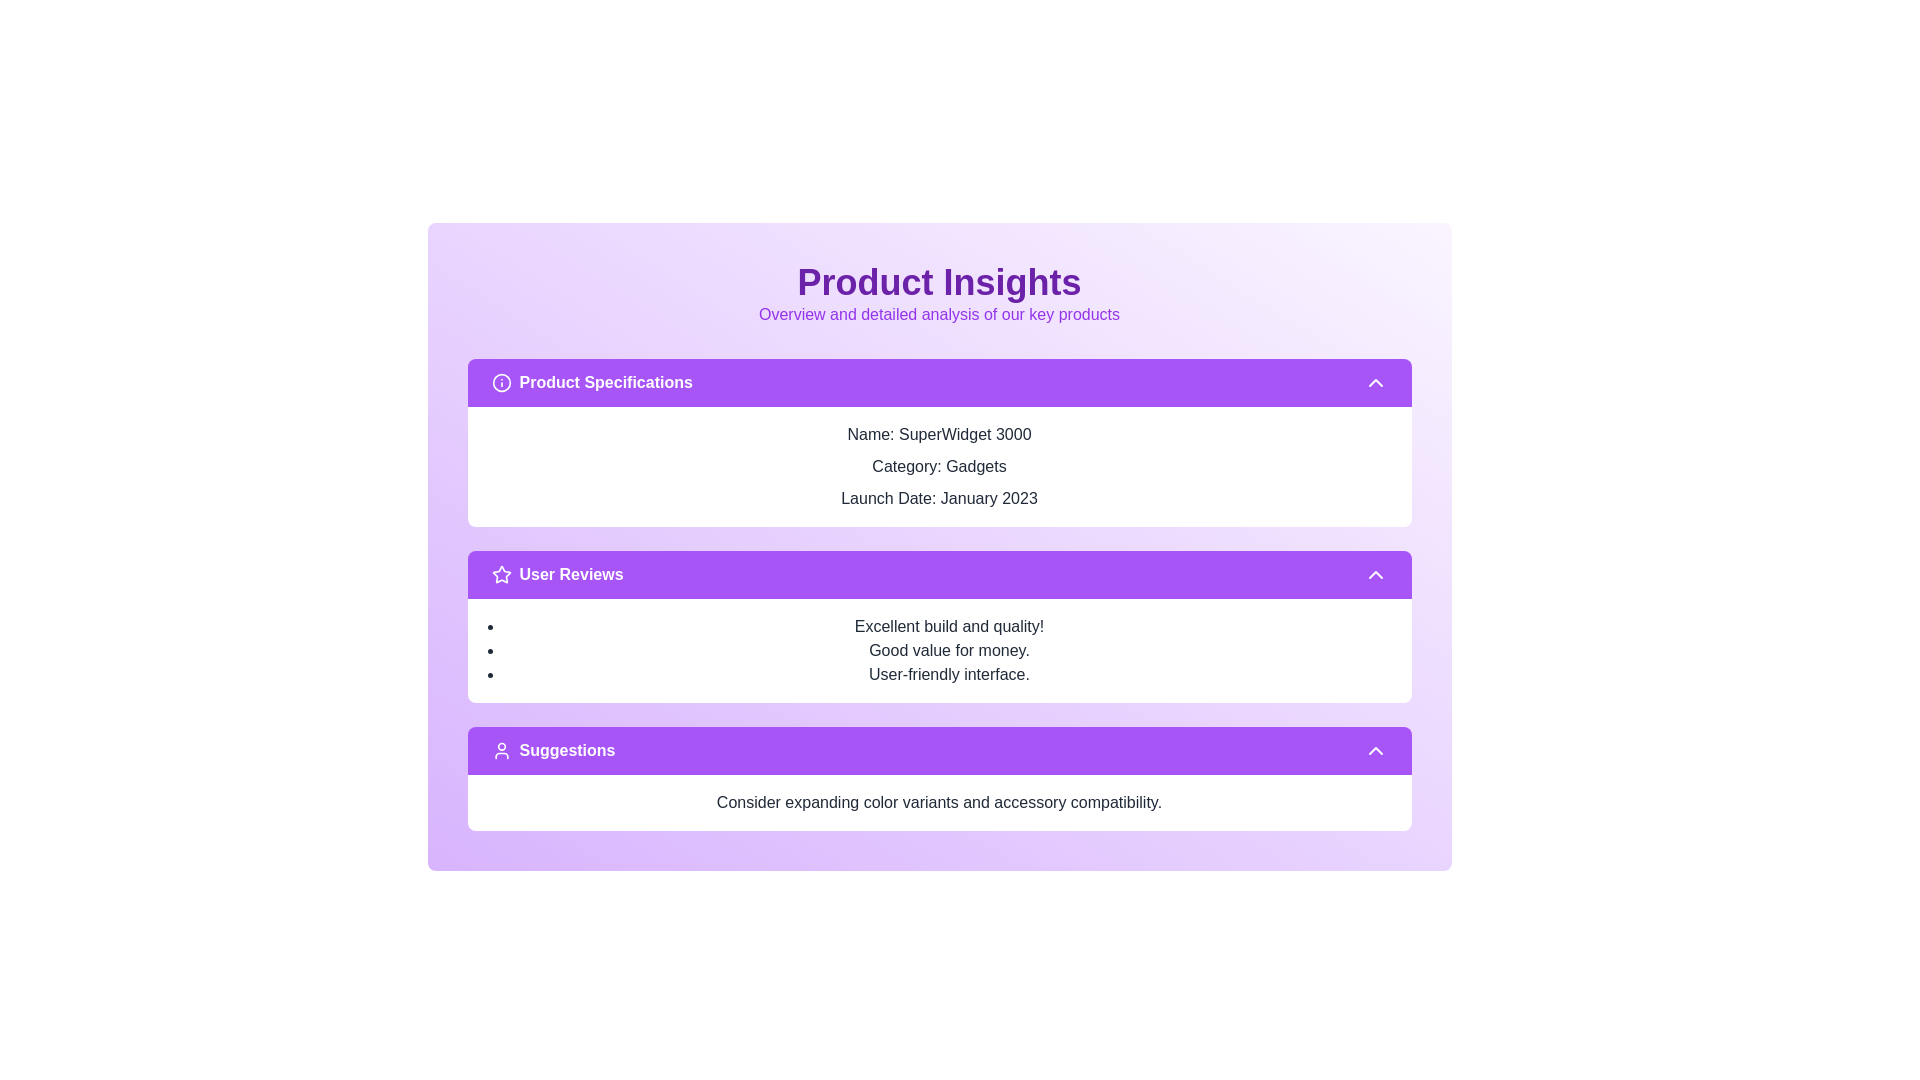 The height and width of the screenshot is (1080, 1920). What do you see at coordinates (1374, 574) in the screenshot?
I see `the chevron-up icon with a purple background located on the far-right side of the 'User Reviews' section header` at bounding box center [1374, 574].